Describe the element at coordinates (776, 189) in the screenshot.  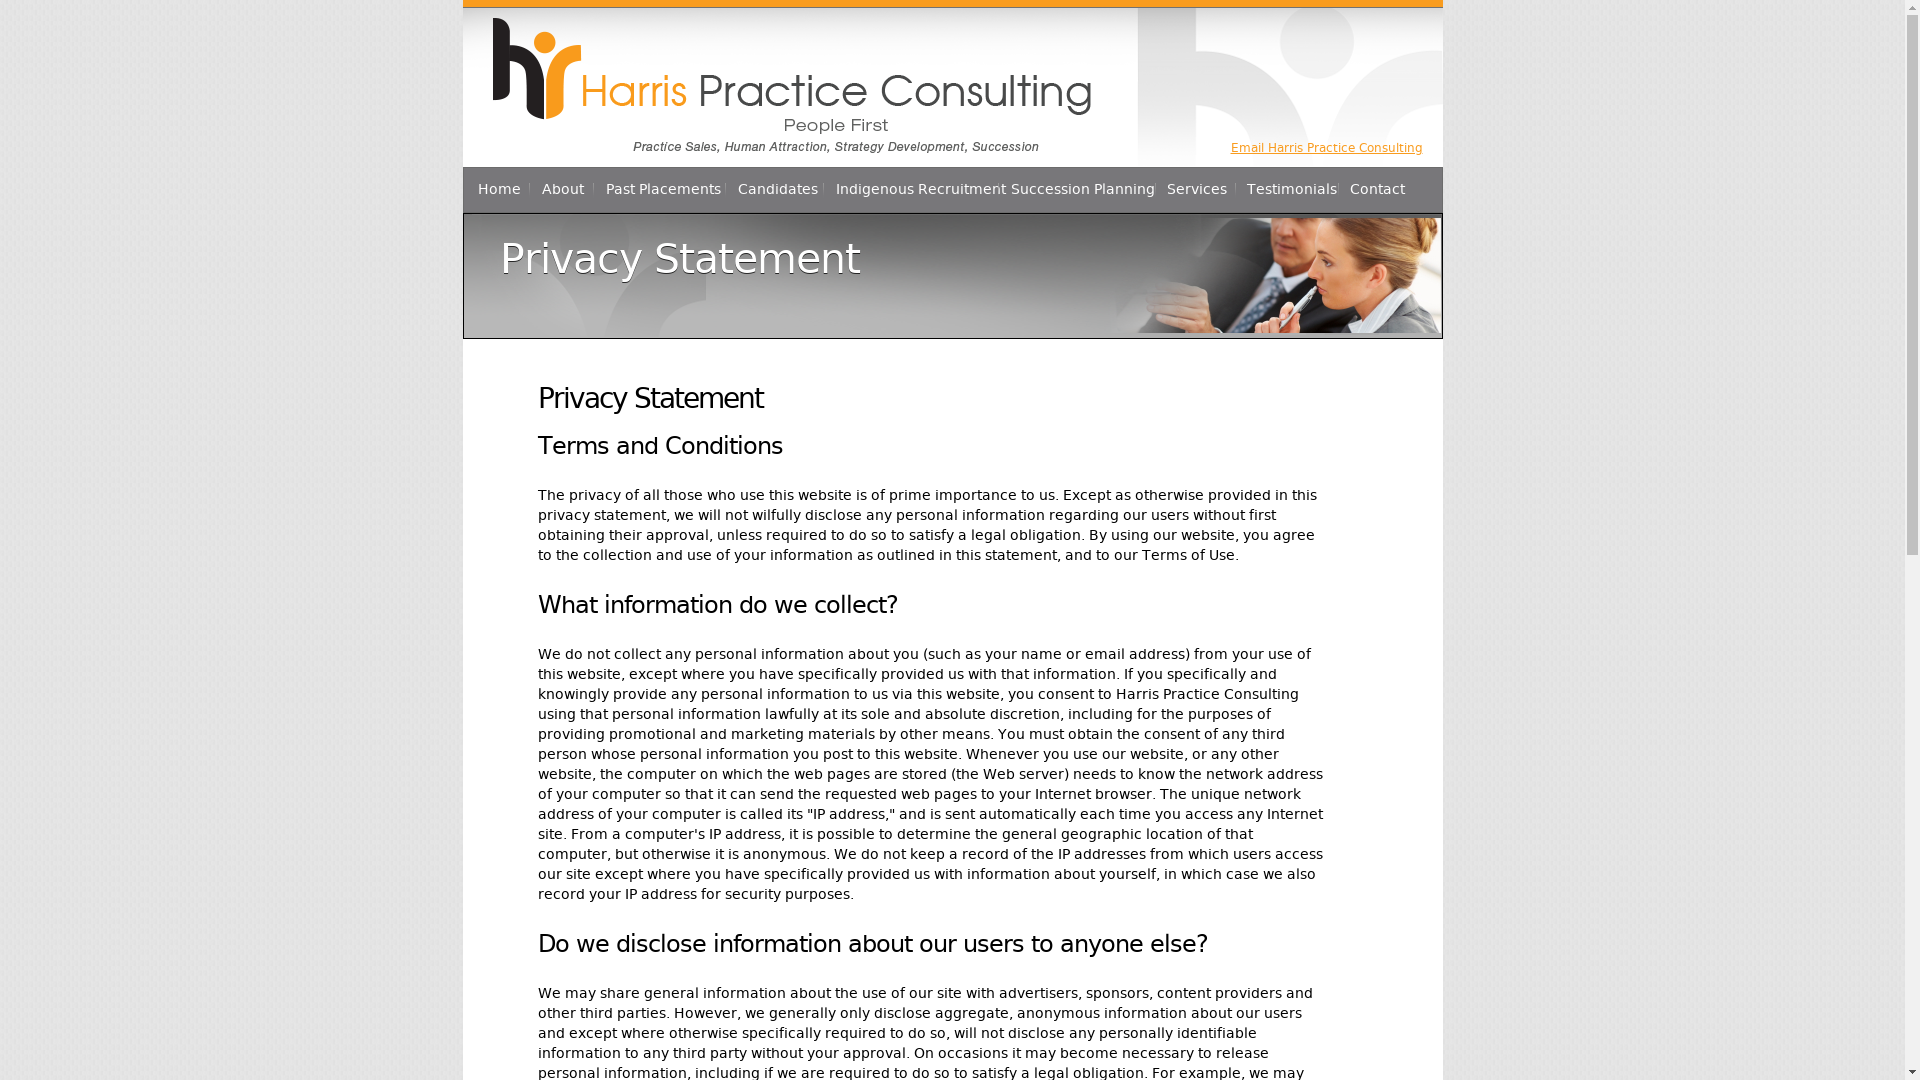
I see `'Candidates'` at that location.